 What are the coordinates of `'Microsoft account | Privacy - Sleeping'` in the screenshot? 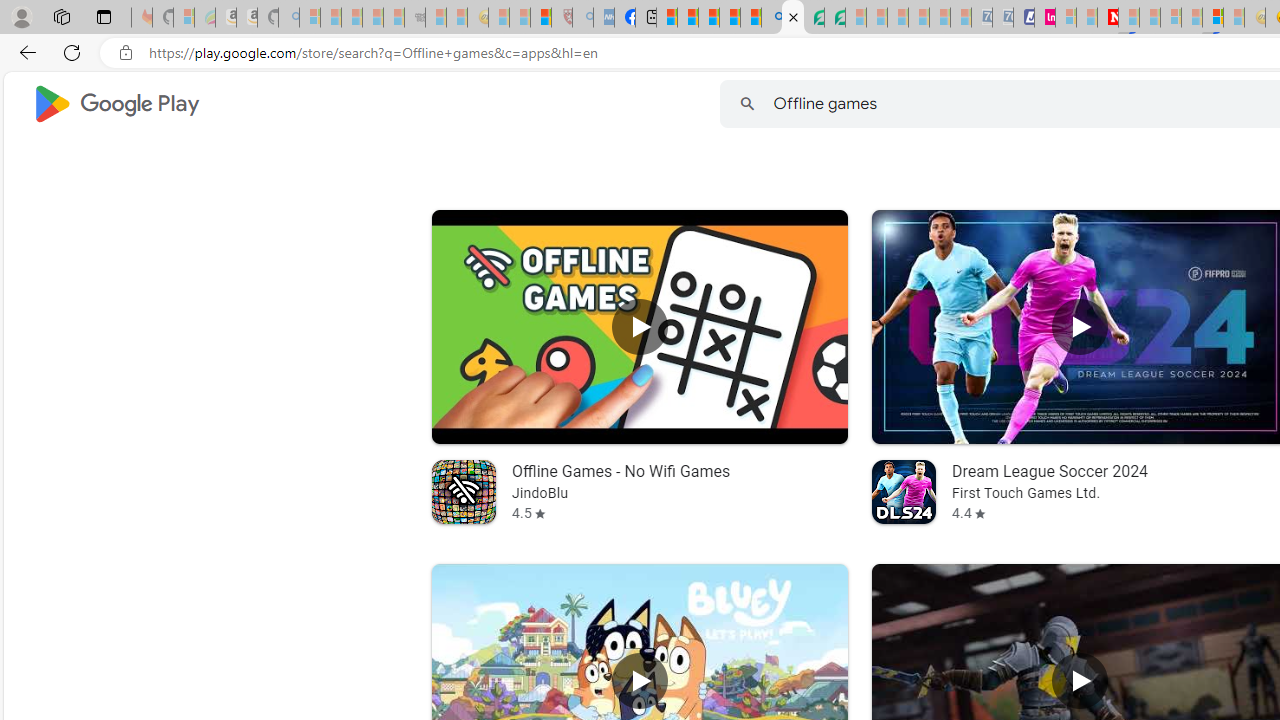 It's located at (1065, 17).